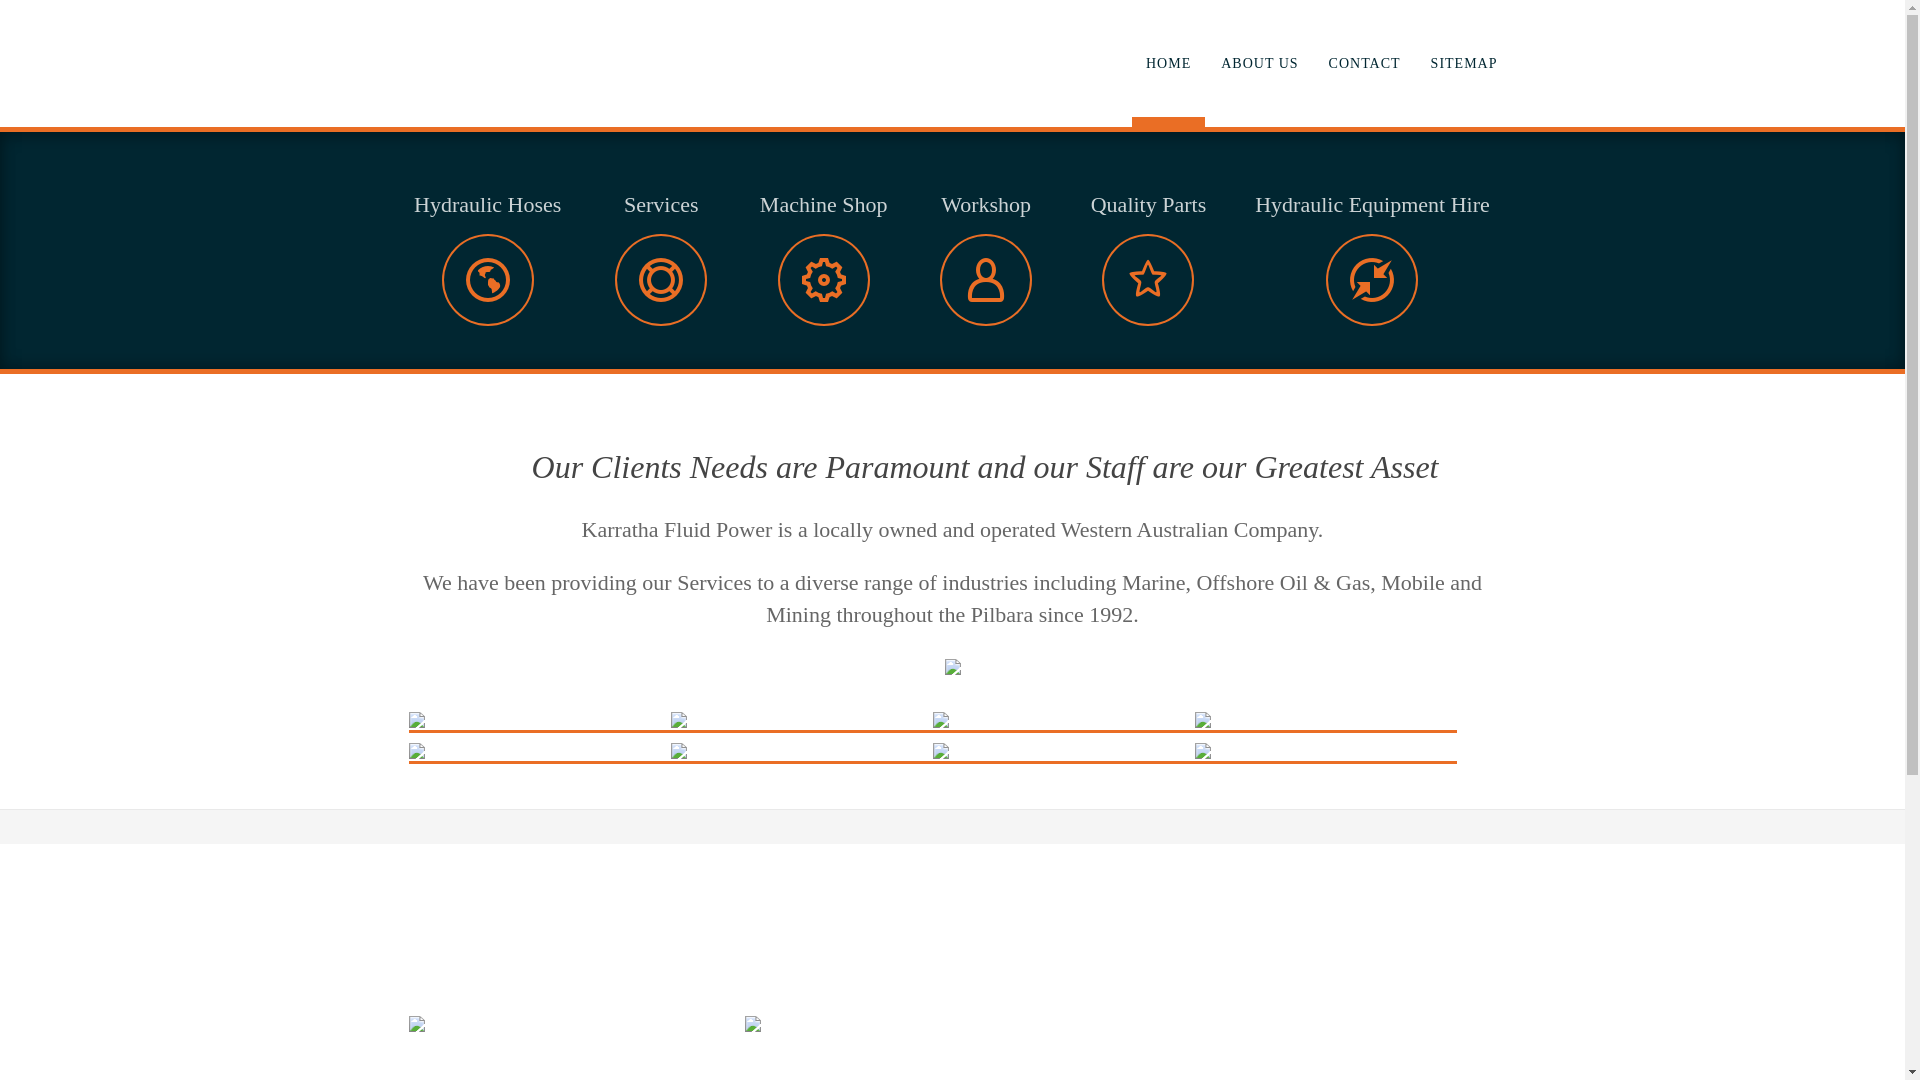  What do you see at coordinates (1363, 62) in the screenshot?
I see `'CONTACT'` at bounding box center [1363, 62].